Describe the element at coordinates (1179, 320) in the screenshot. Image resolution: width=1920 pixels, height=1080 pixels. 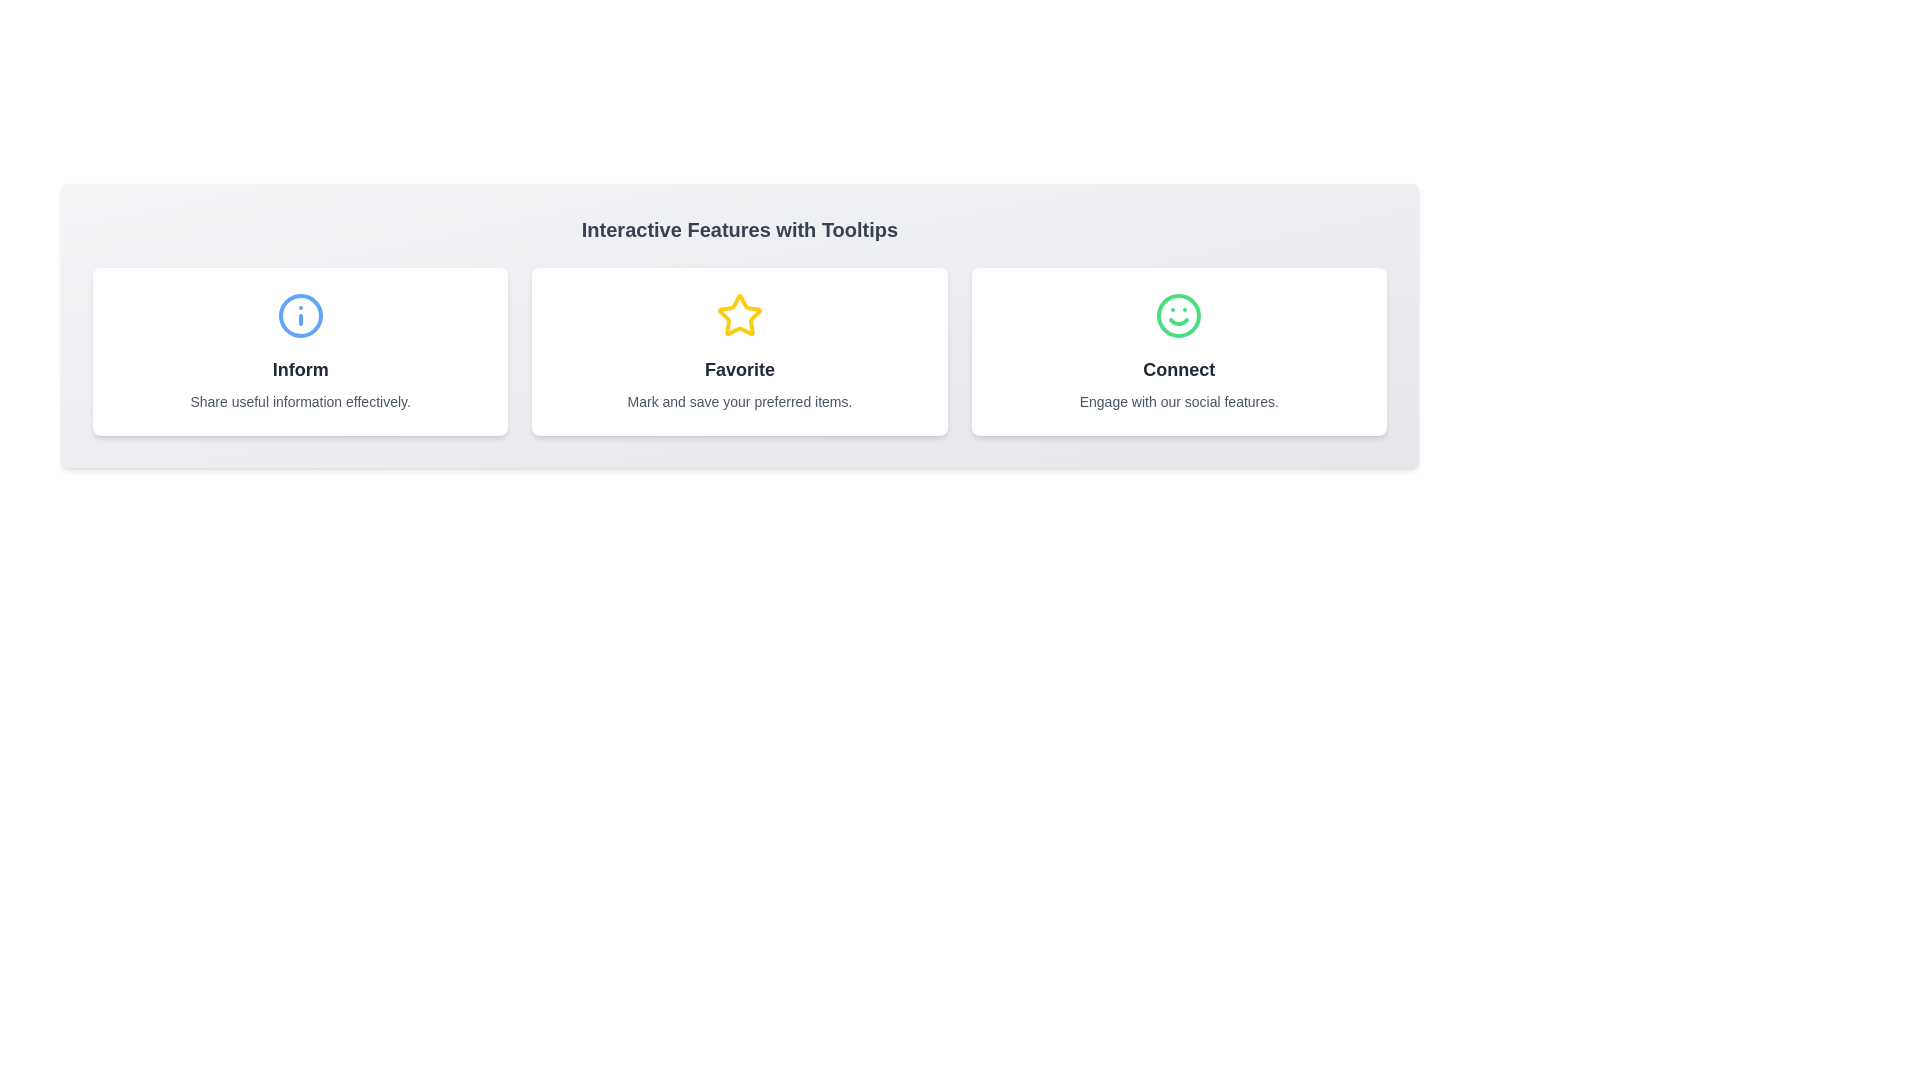
I see `the smile graphical element in the 'Connect' icon, which visually symbolizes connection and social interaction, located at the bottom-right of the interface` at that location.